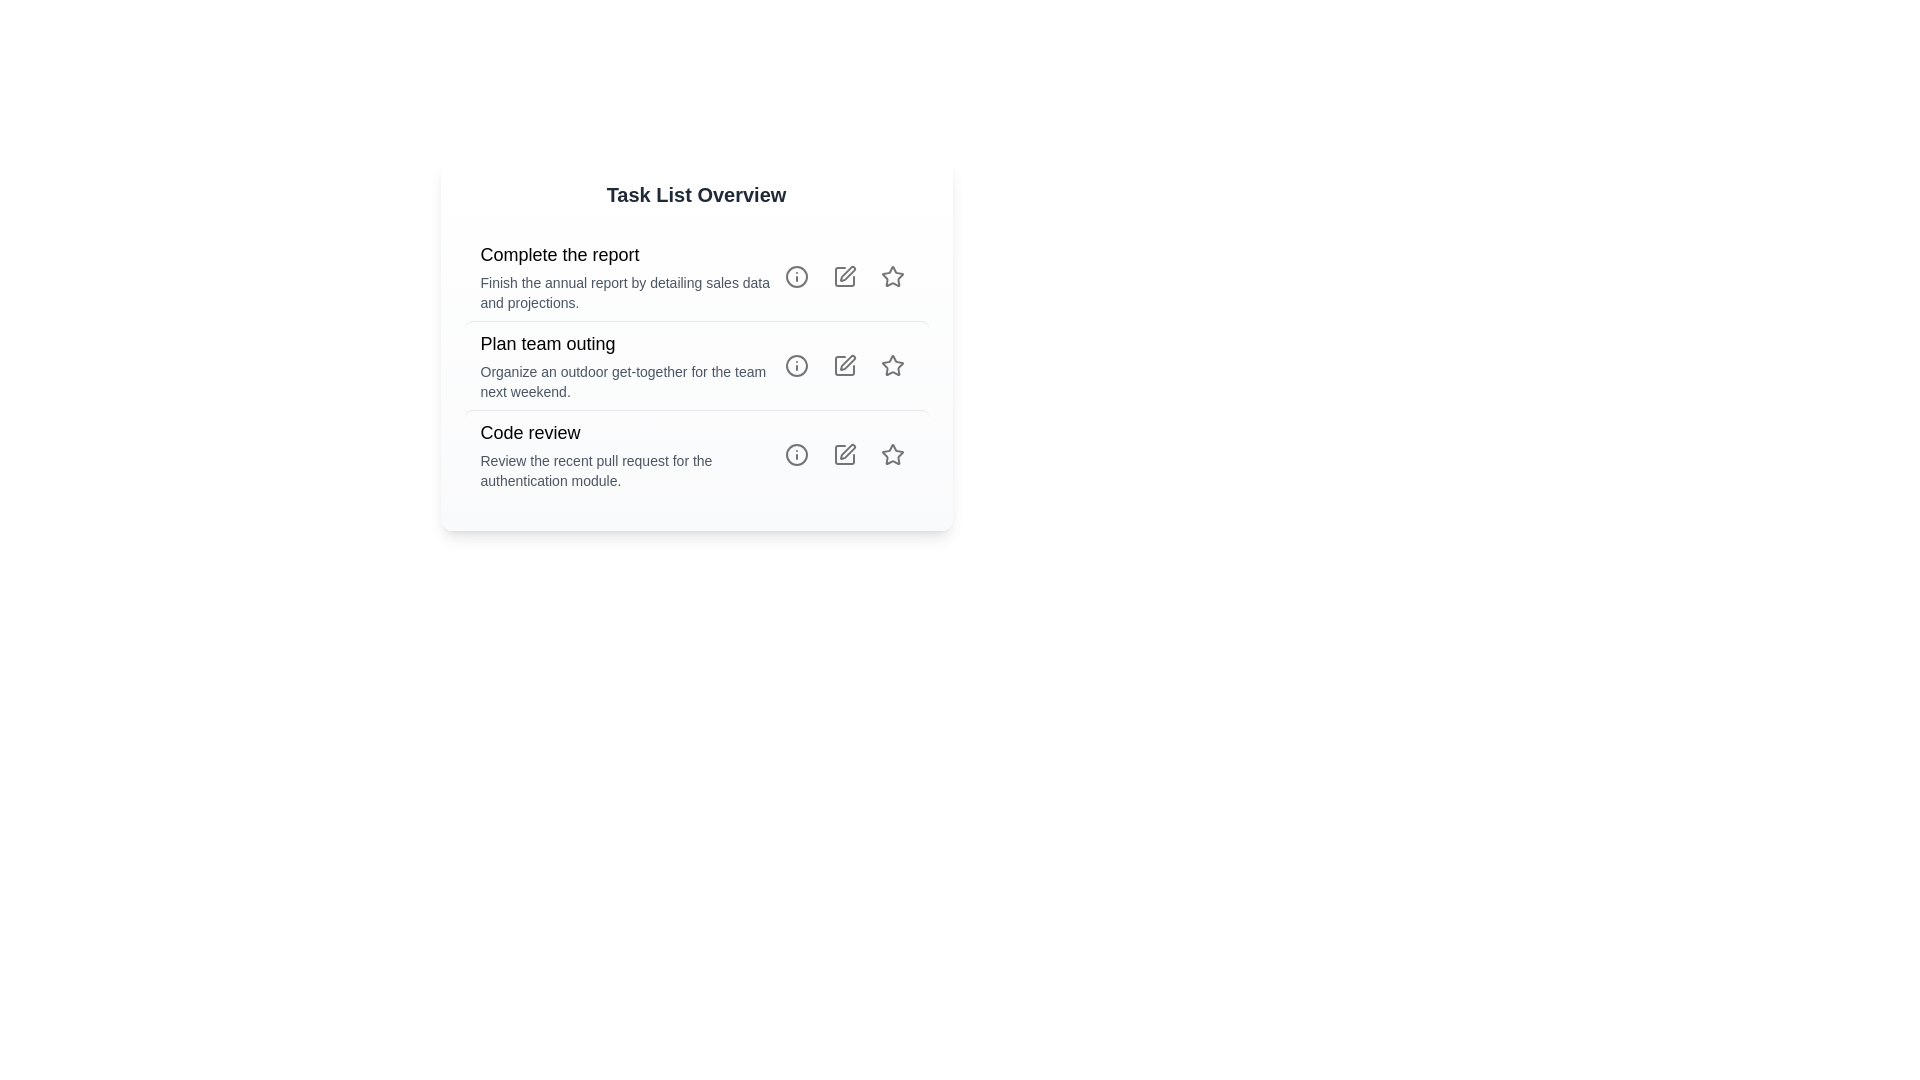 The image size is (1920, 1080). Describe the element at coordinates (696, 365) in the screenshot. I see `the second task entry in the list, which is located between 'Complete the report' and 'Code review'` at that location.